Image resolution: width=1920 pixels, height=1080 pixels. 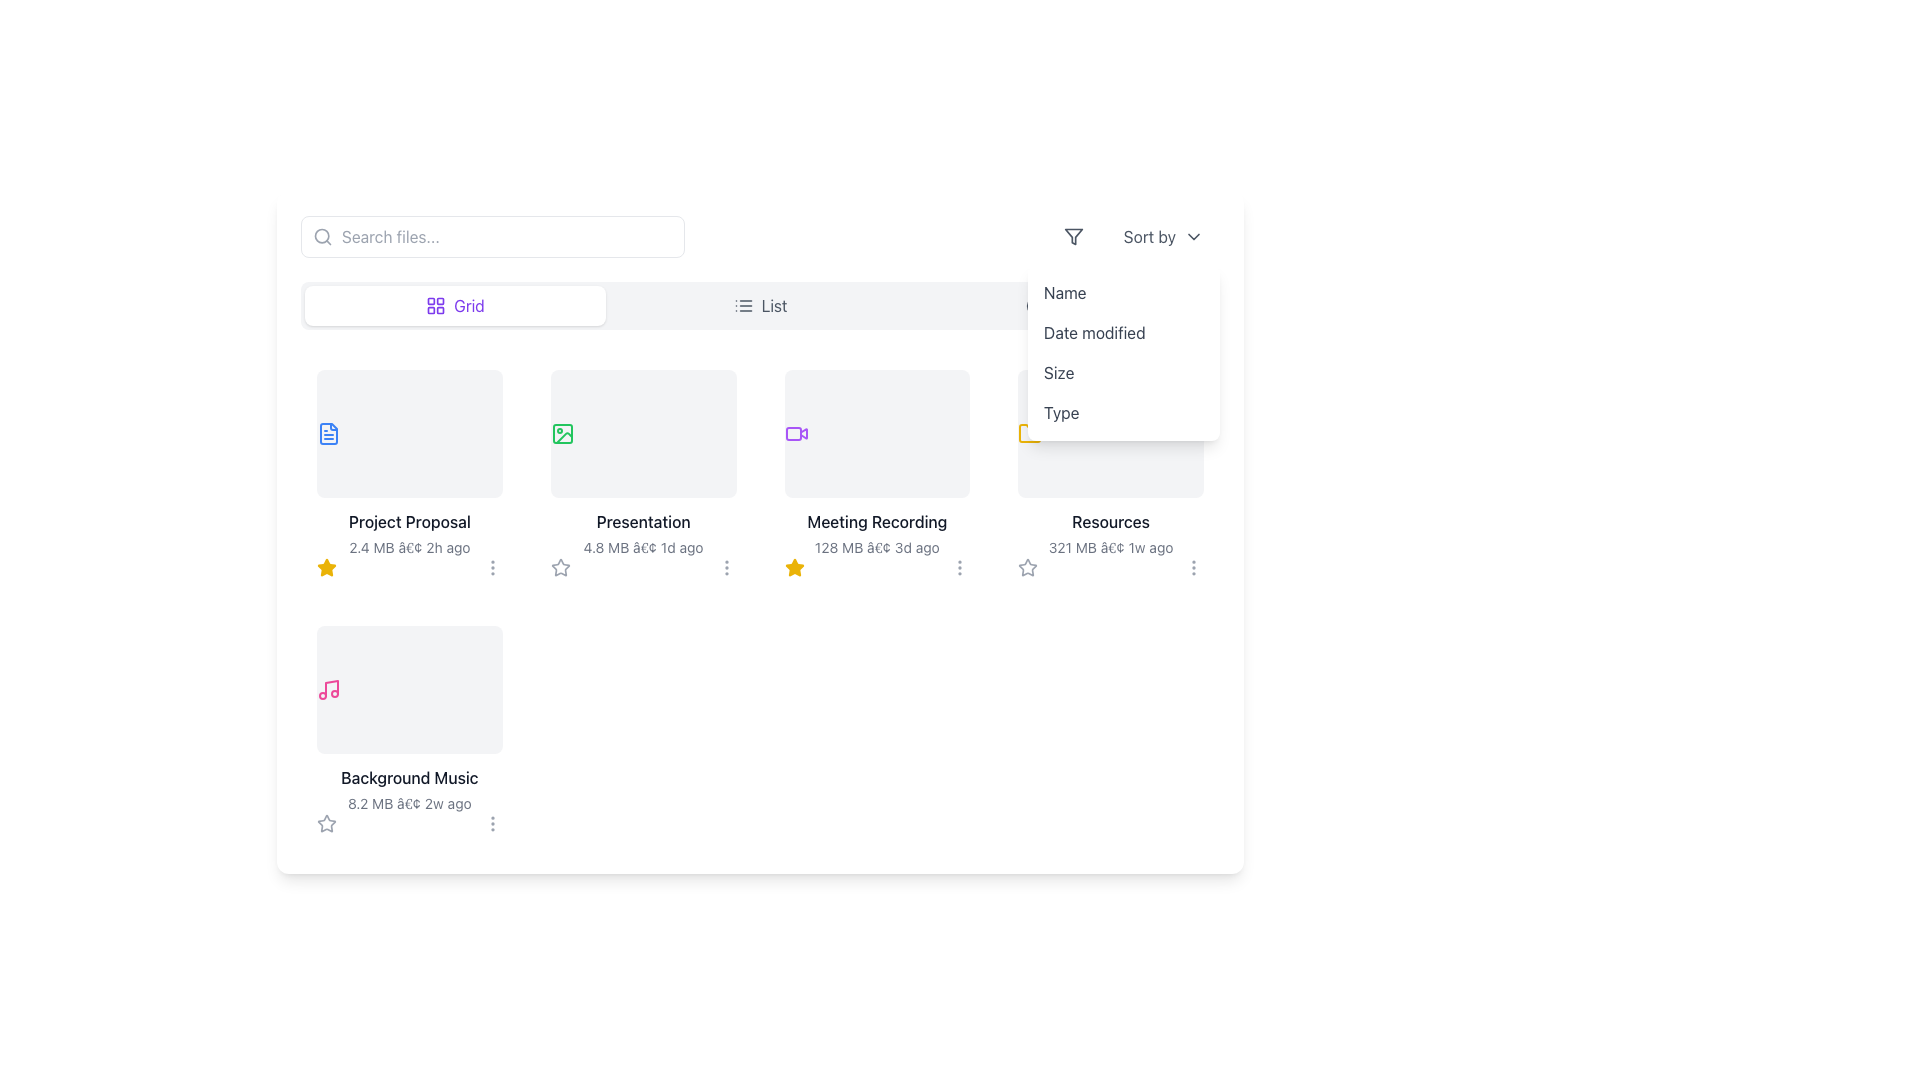 I want to click on the fourth option in the dropdown menu labeled 'Type', so click(x=1123, y=411).